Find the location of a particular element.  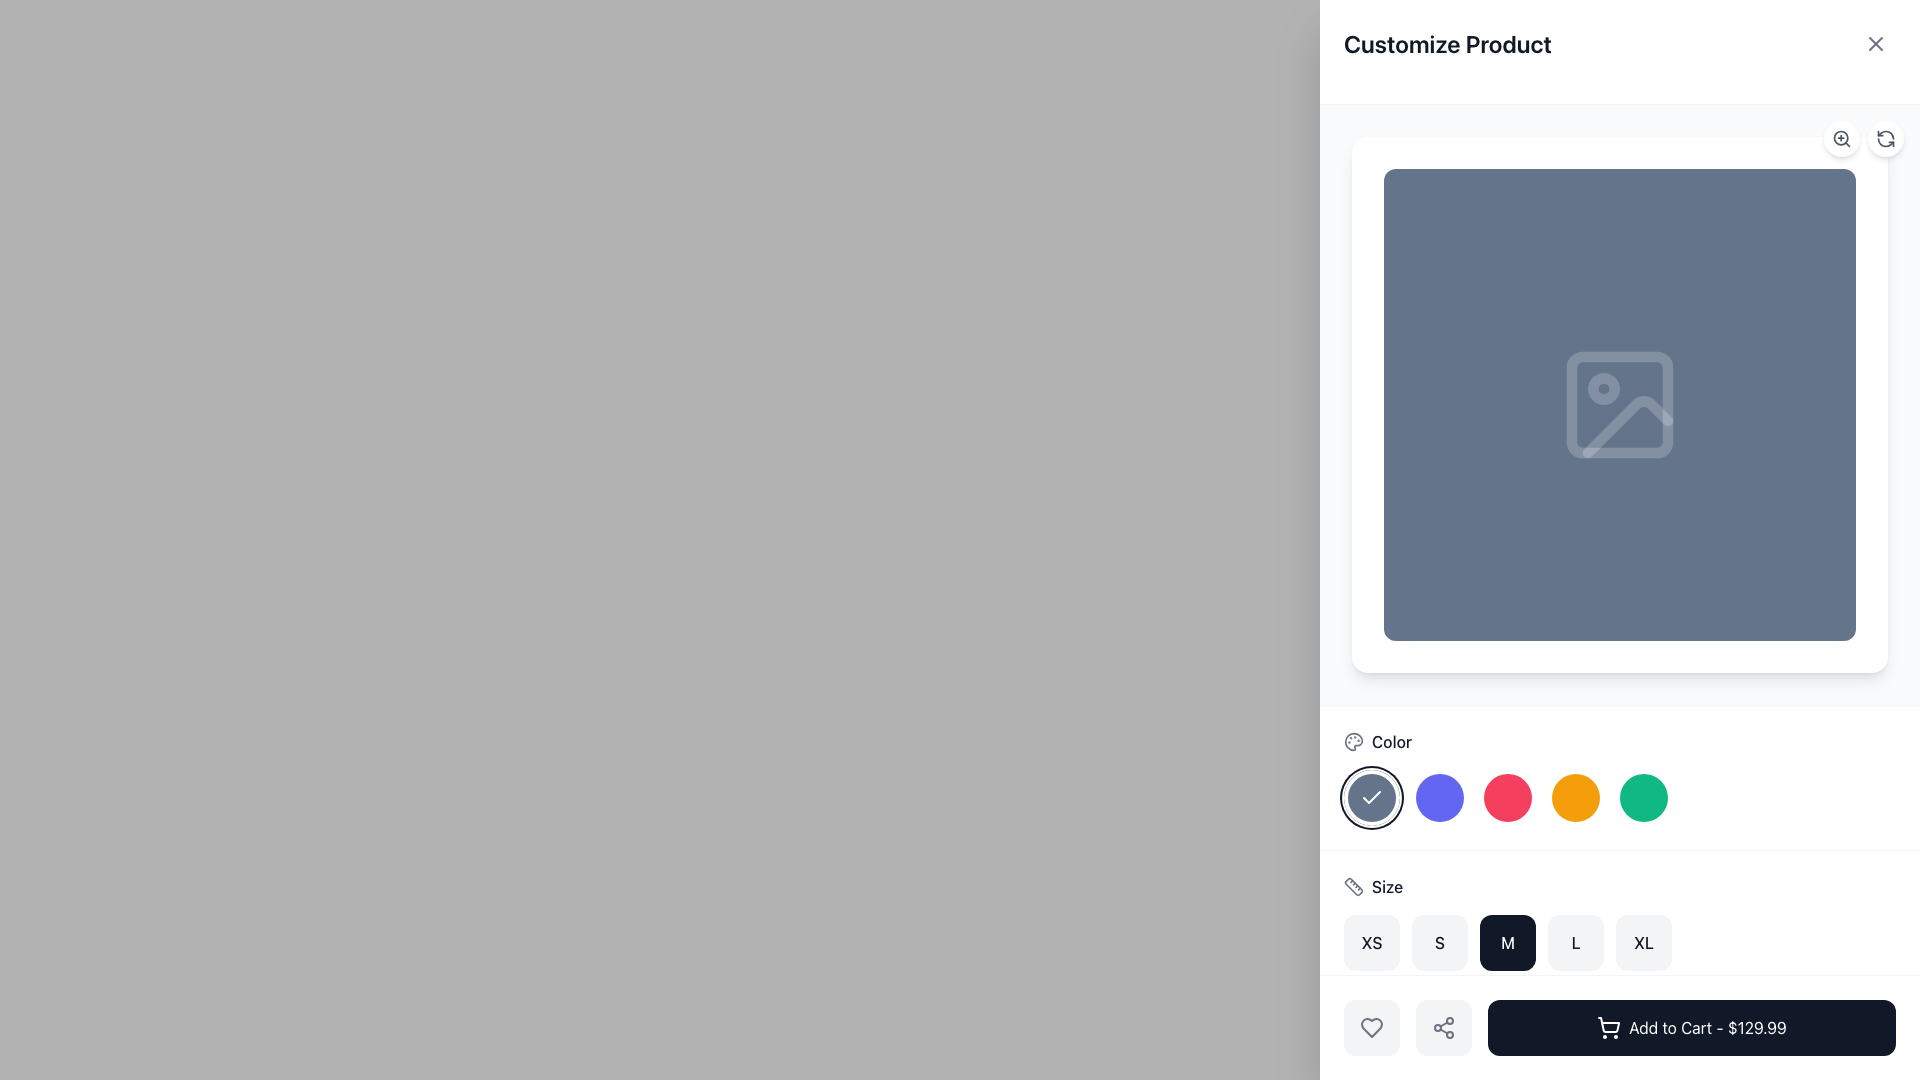

the circular button with a slate gray background and a white checkmark icon is located at coordinates (1371, 797).